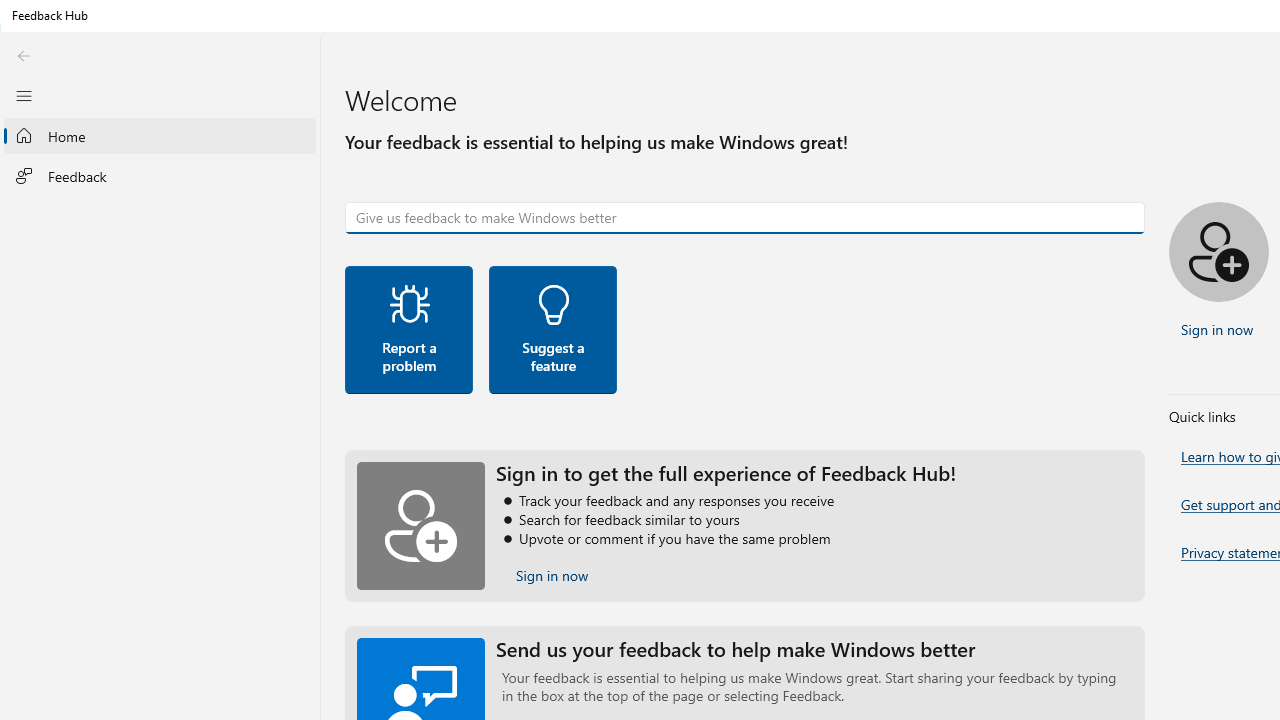 The image size is (1280, 720). I want to click on 'Report a problem', so click(408, 328).